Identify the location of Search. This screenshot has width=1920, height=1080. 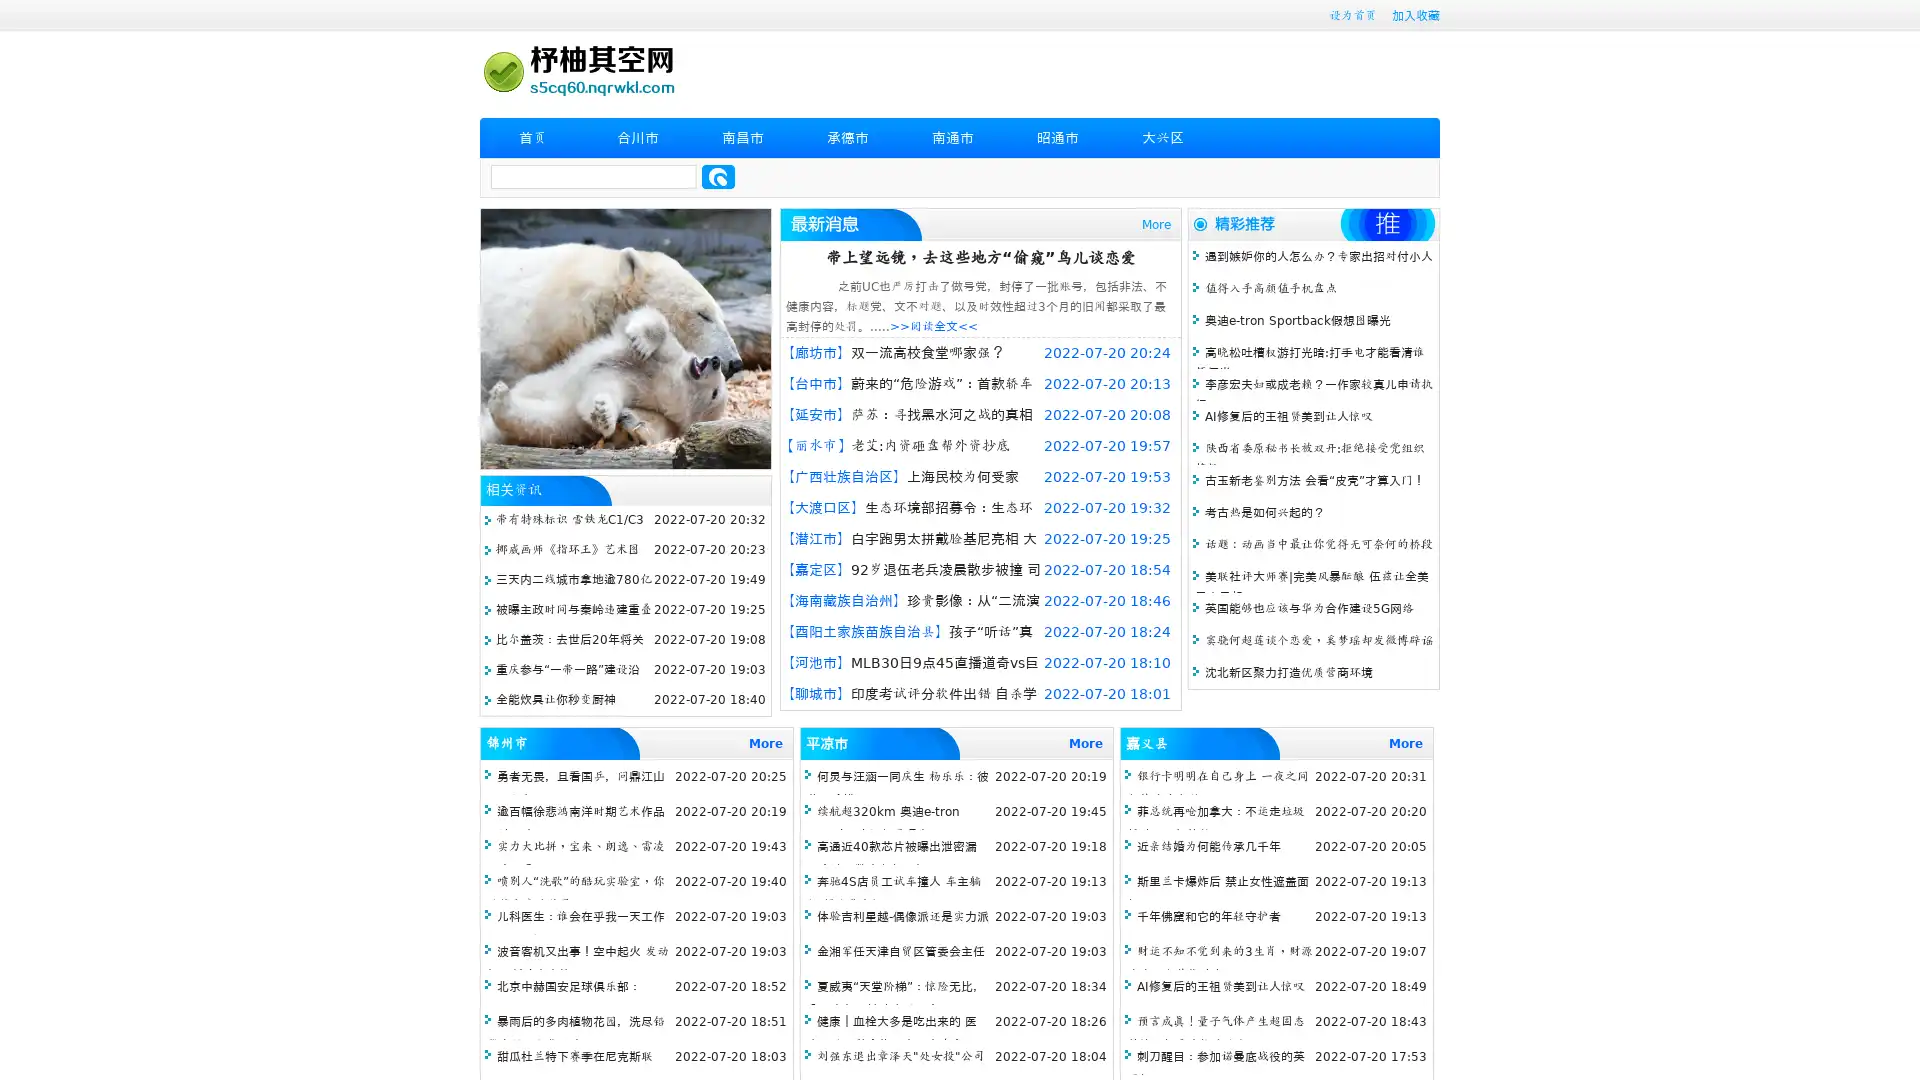
(718, 176).